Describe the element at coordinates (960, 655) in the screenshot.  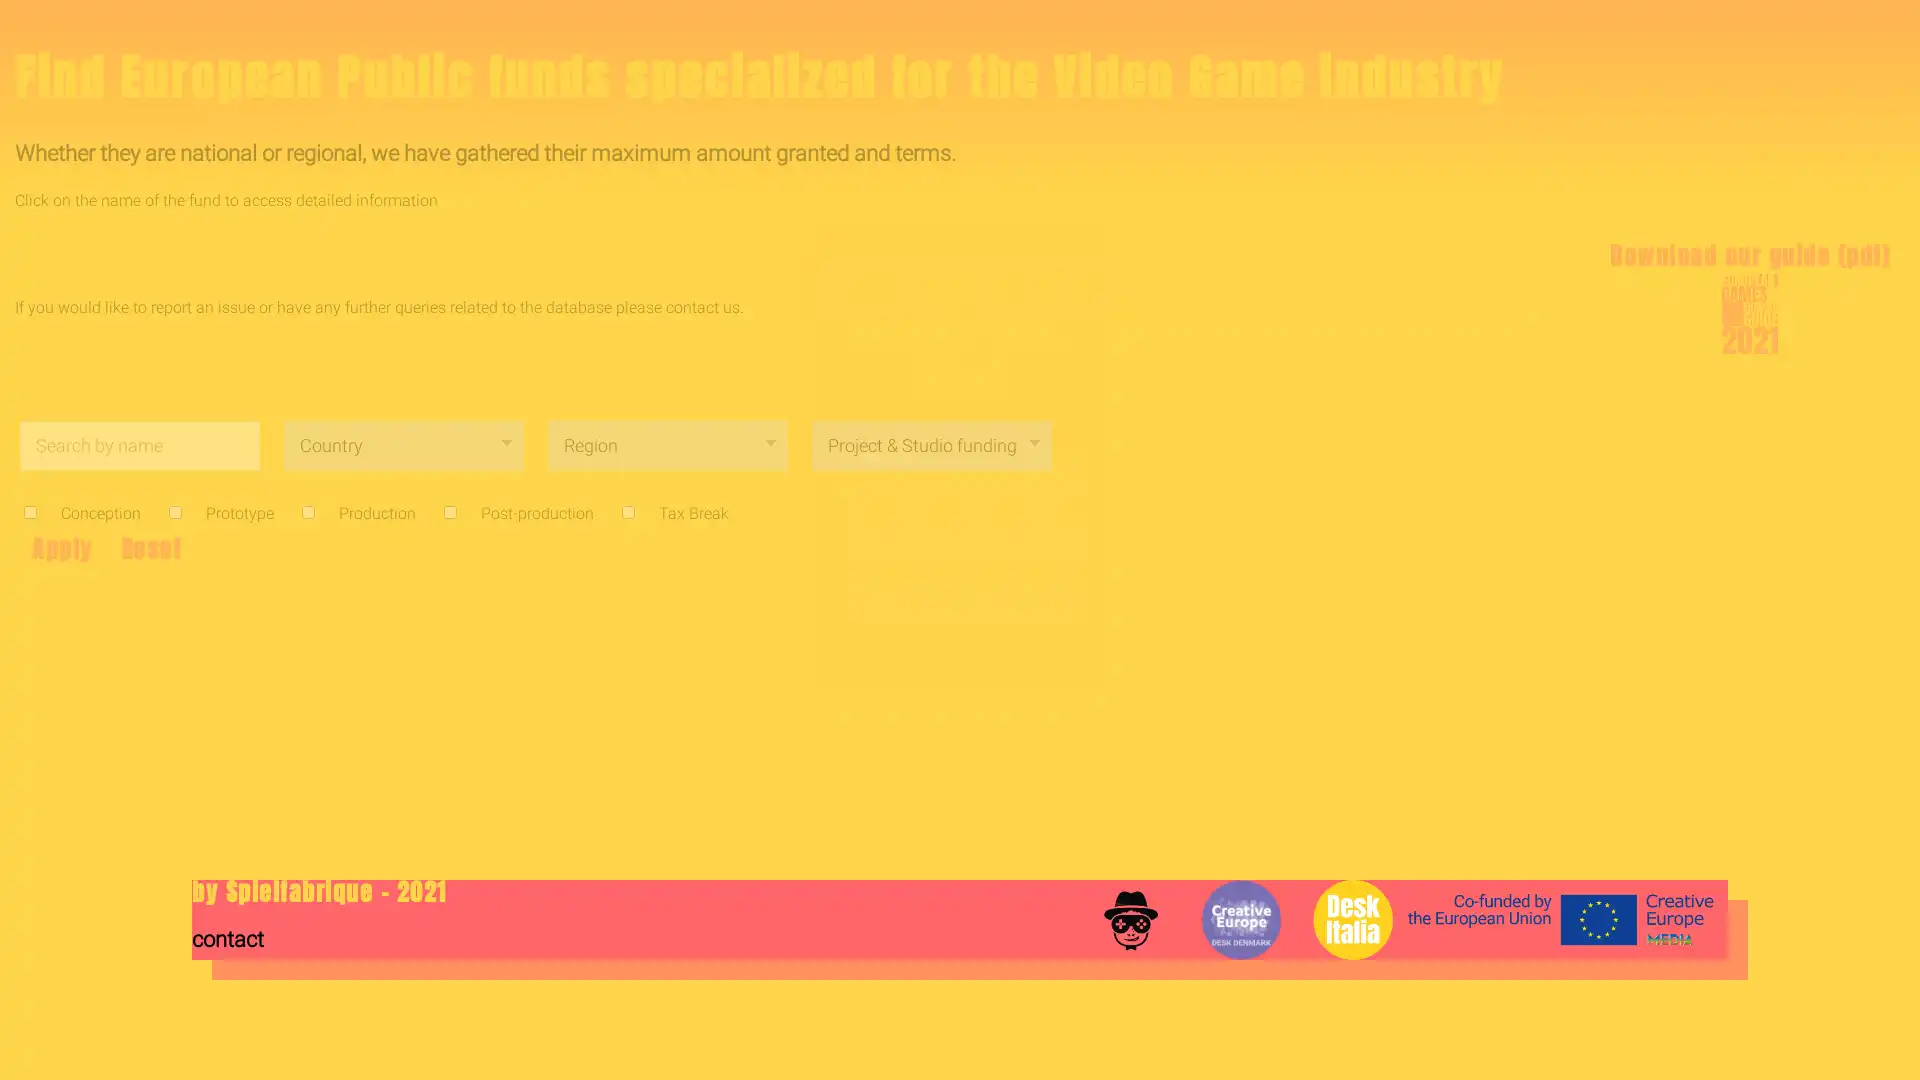
I see `Submit` at that location.